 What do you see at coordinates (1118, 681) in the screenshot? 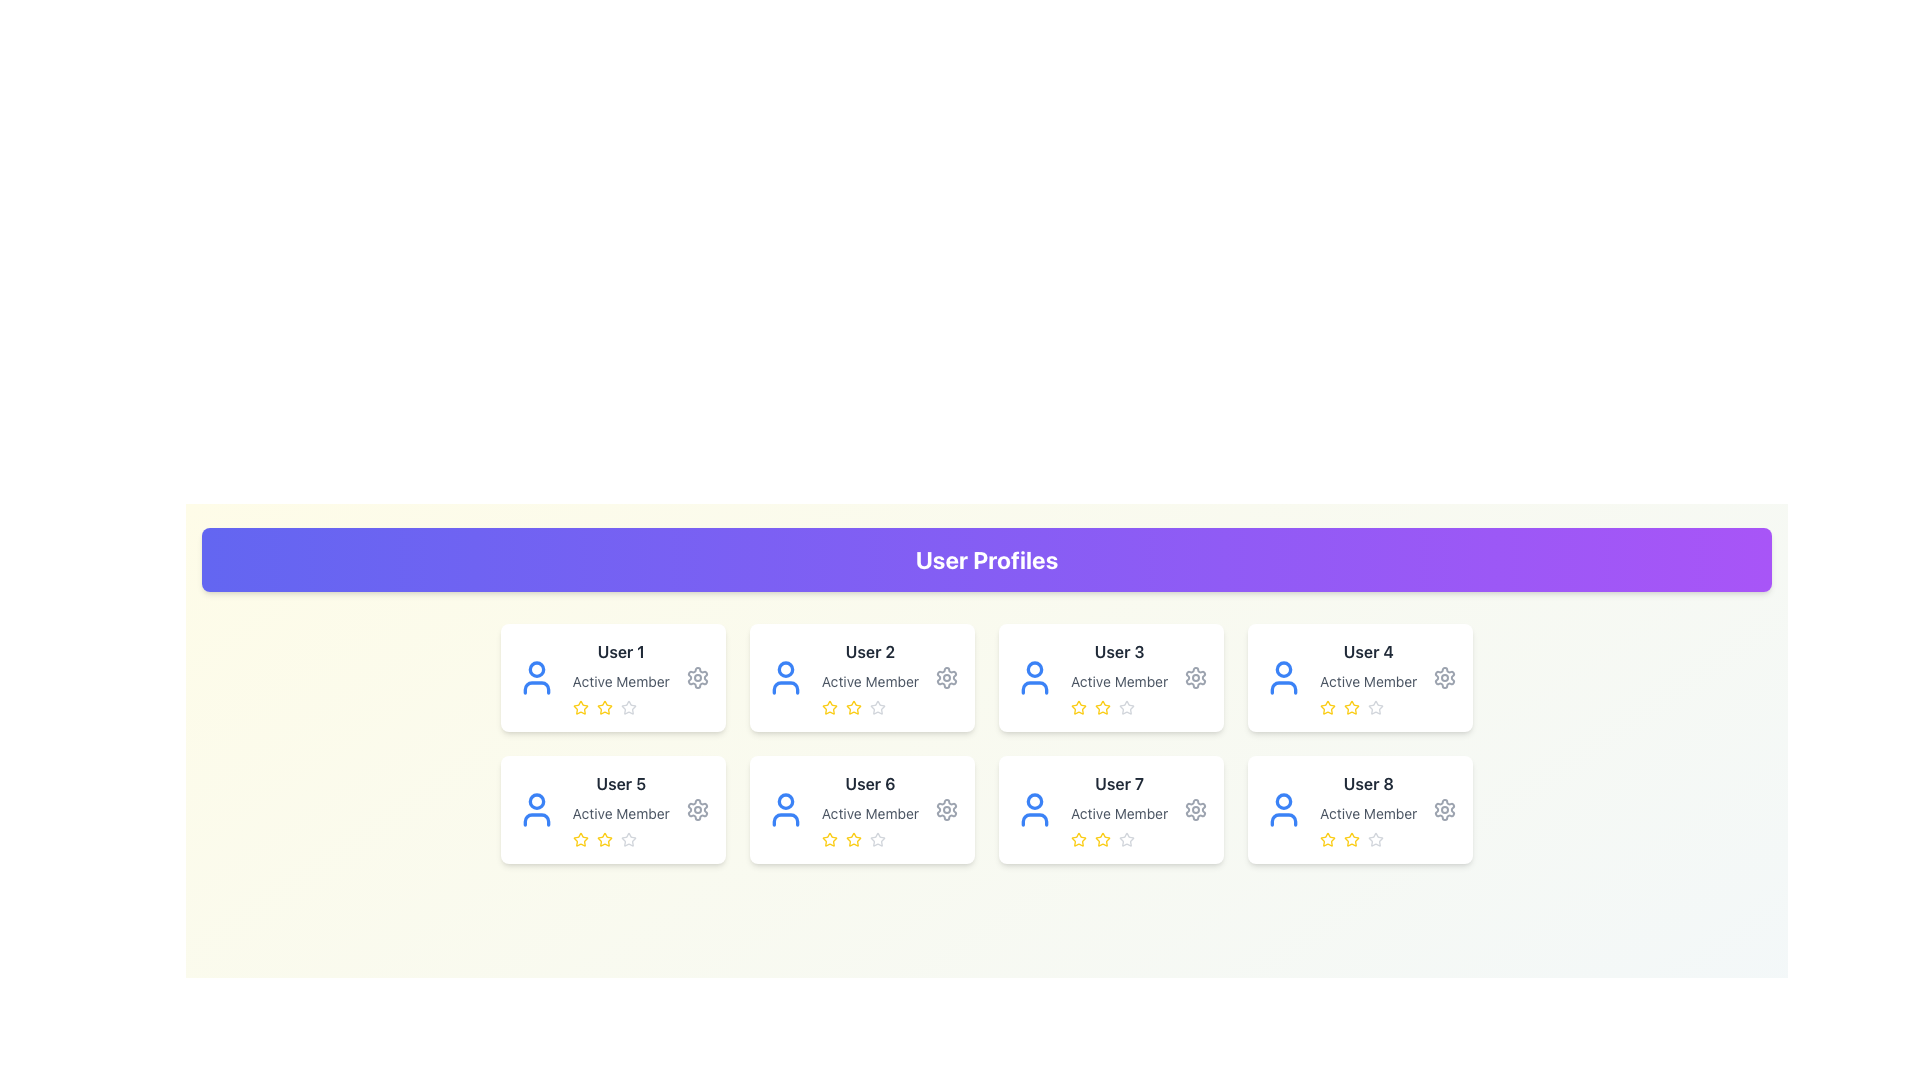
I see `the text label indicating the user's active membership status` at bounding box center [1118, 681].